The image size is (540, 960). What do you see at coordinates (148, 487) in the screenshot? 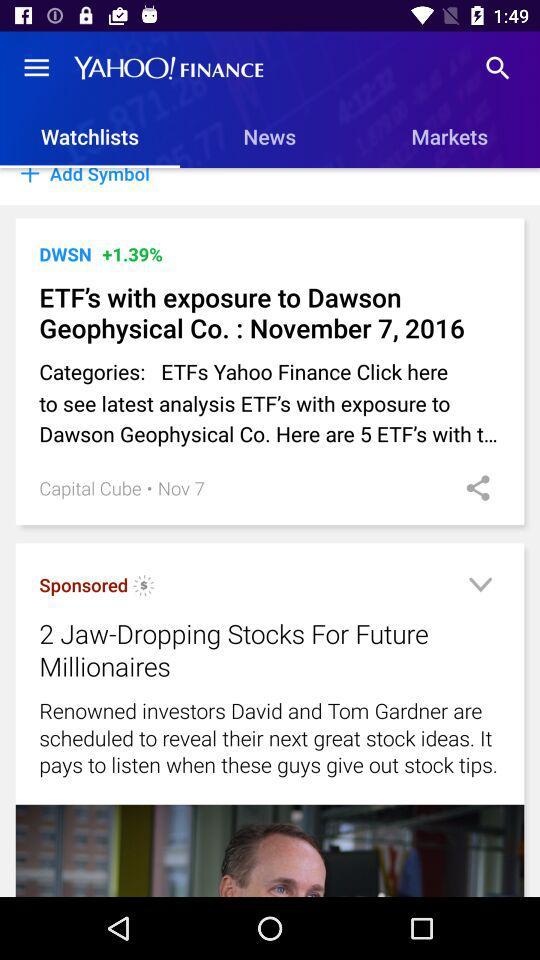
I see `icon to the right of the capital cube item` at bounding box center [148, 487].